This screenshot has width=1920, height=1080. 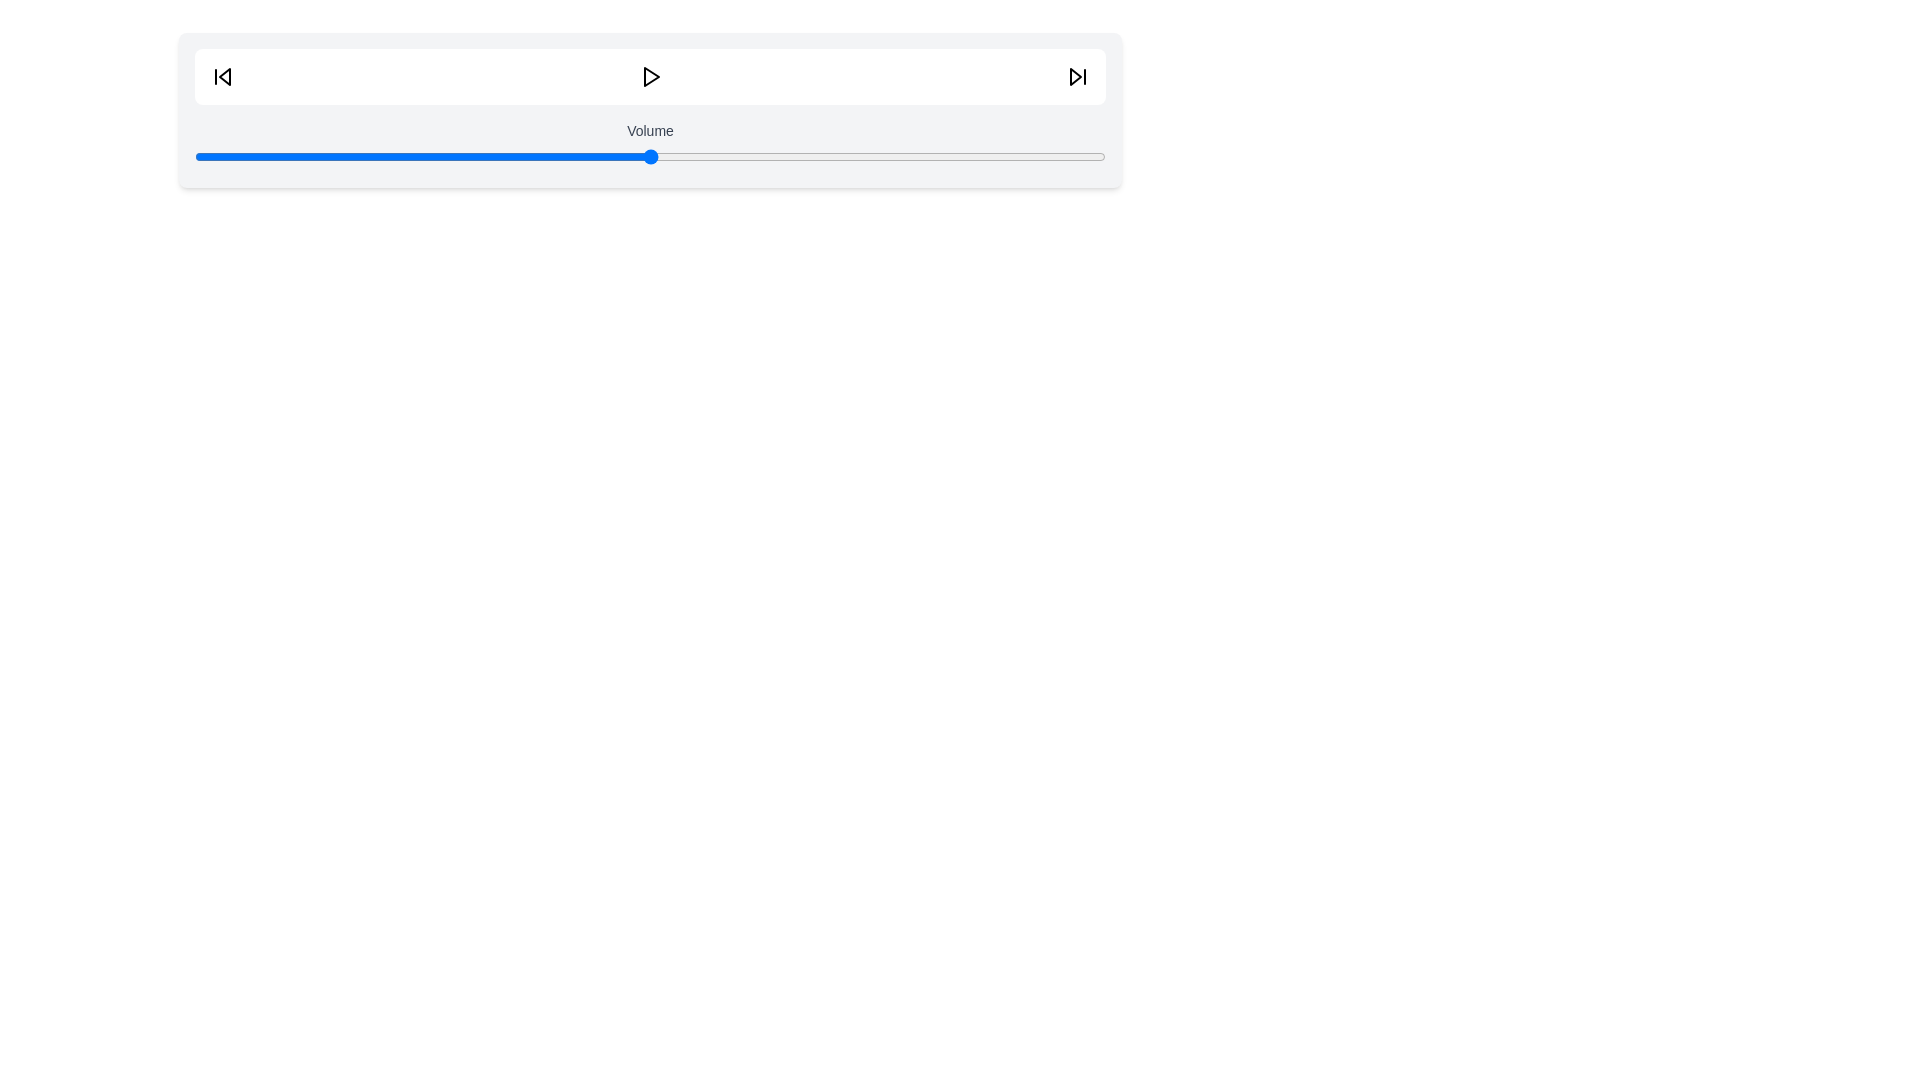 I want to click on the 'skip forward' button, which is an icon resembling an arrow pointing to the right, located in the top-right corner of the application interface, so click(x=1077, y=76).